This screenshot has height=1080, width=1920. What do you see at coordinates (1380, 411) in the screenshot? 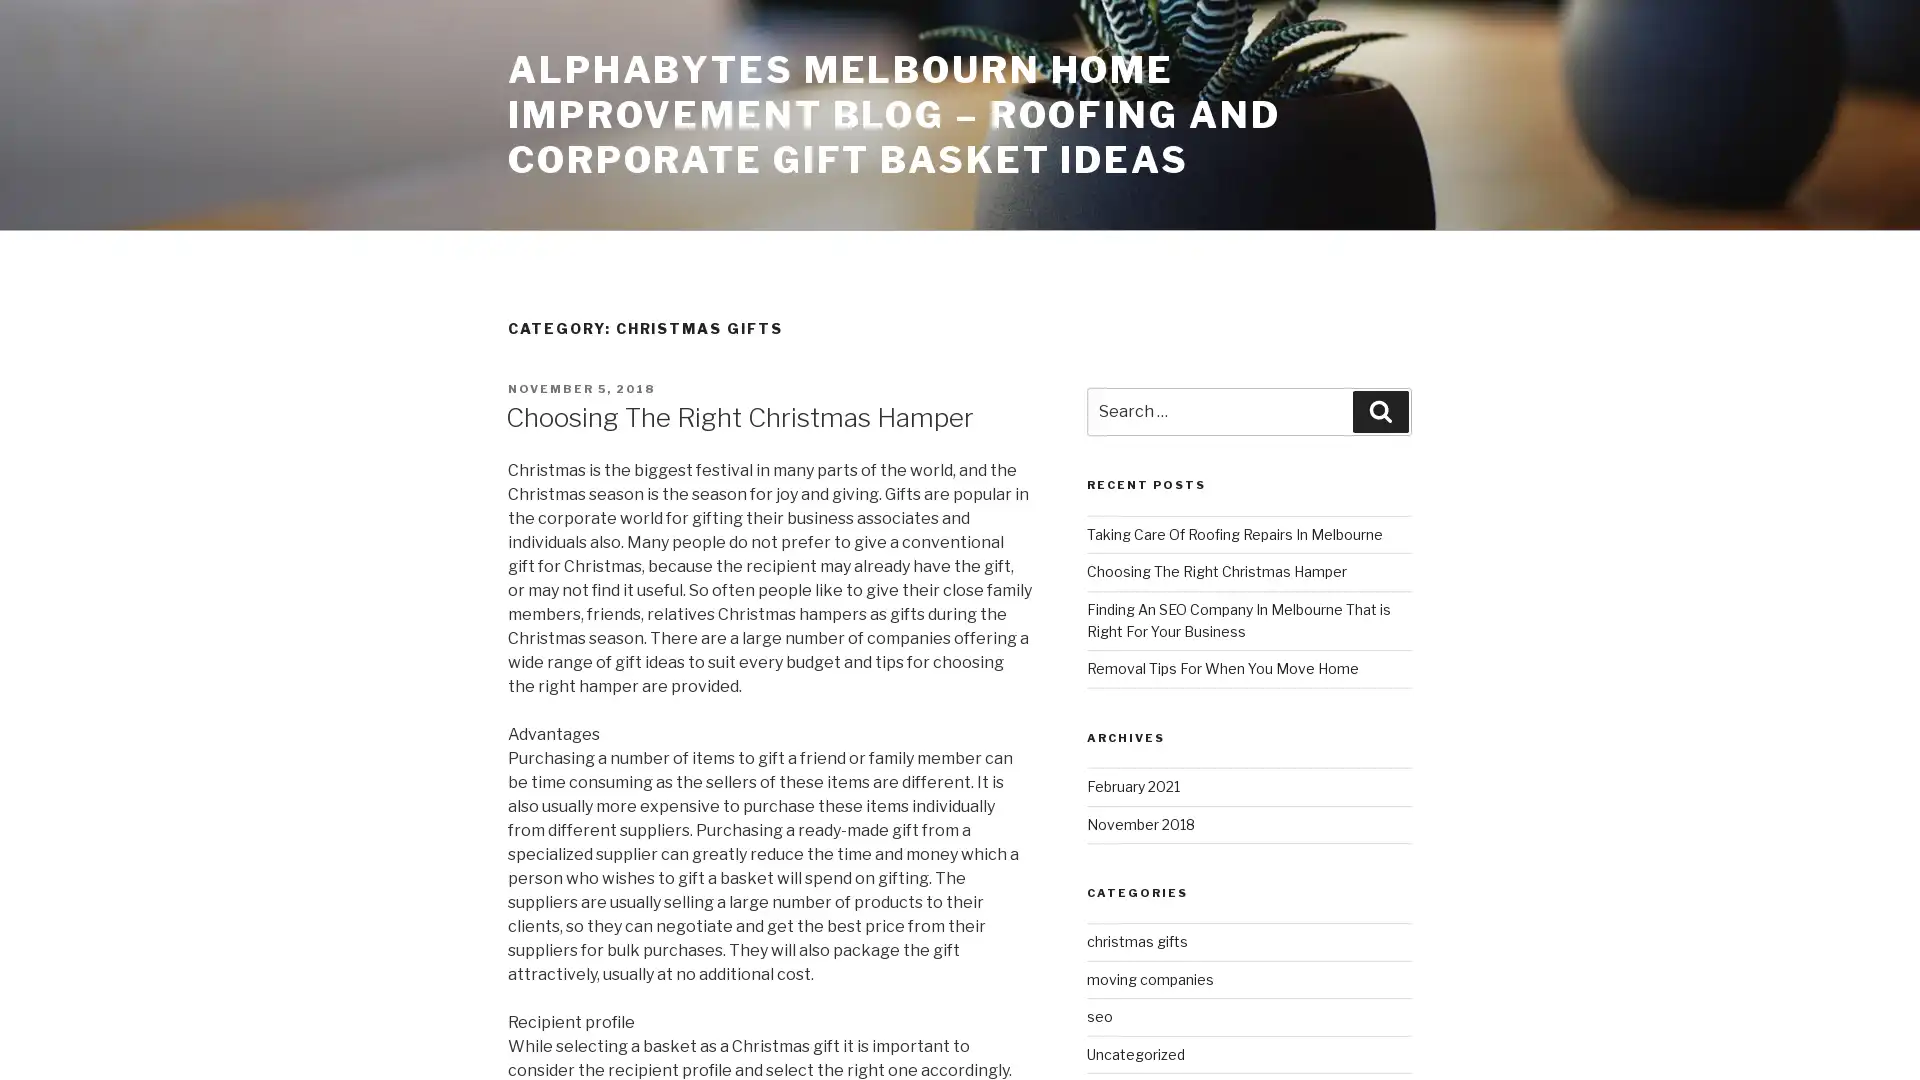
I see `Search` at bounding box center [1380, 411].